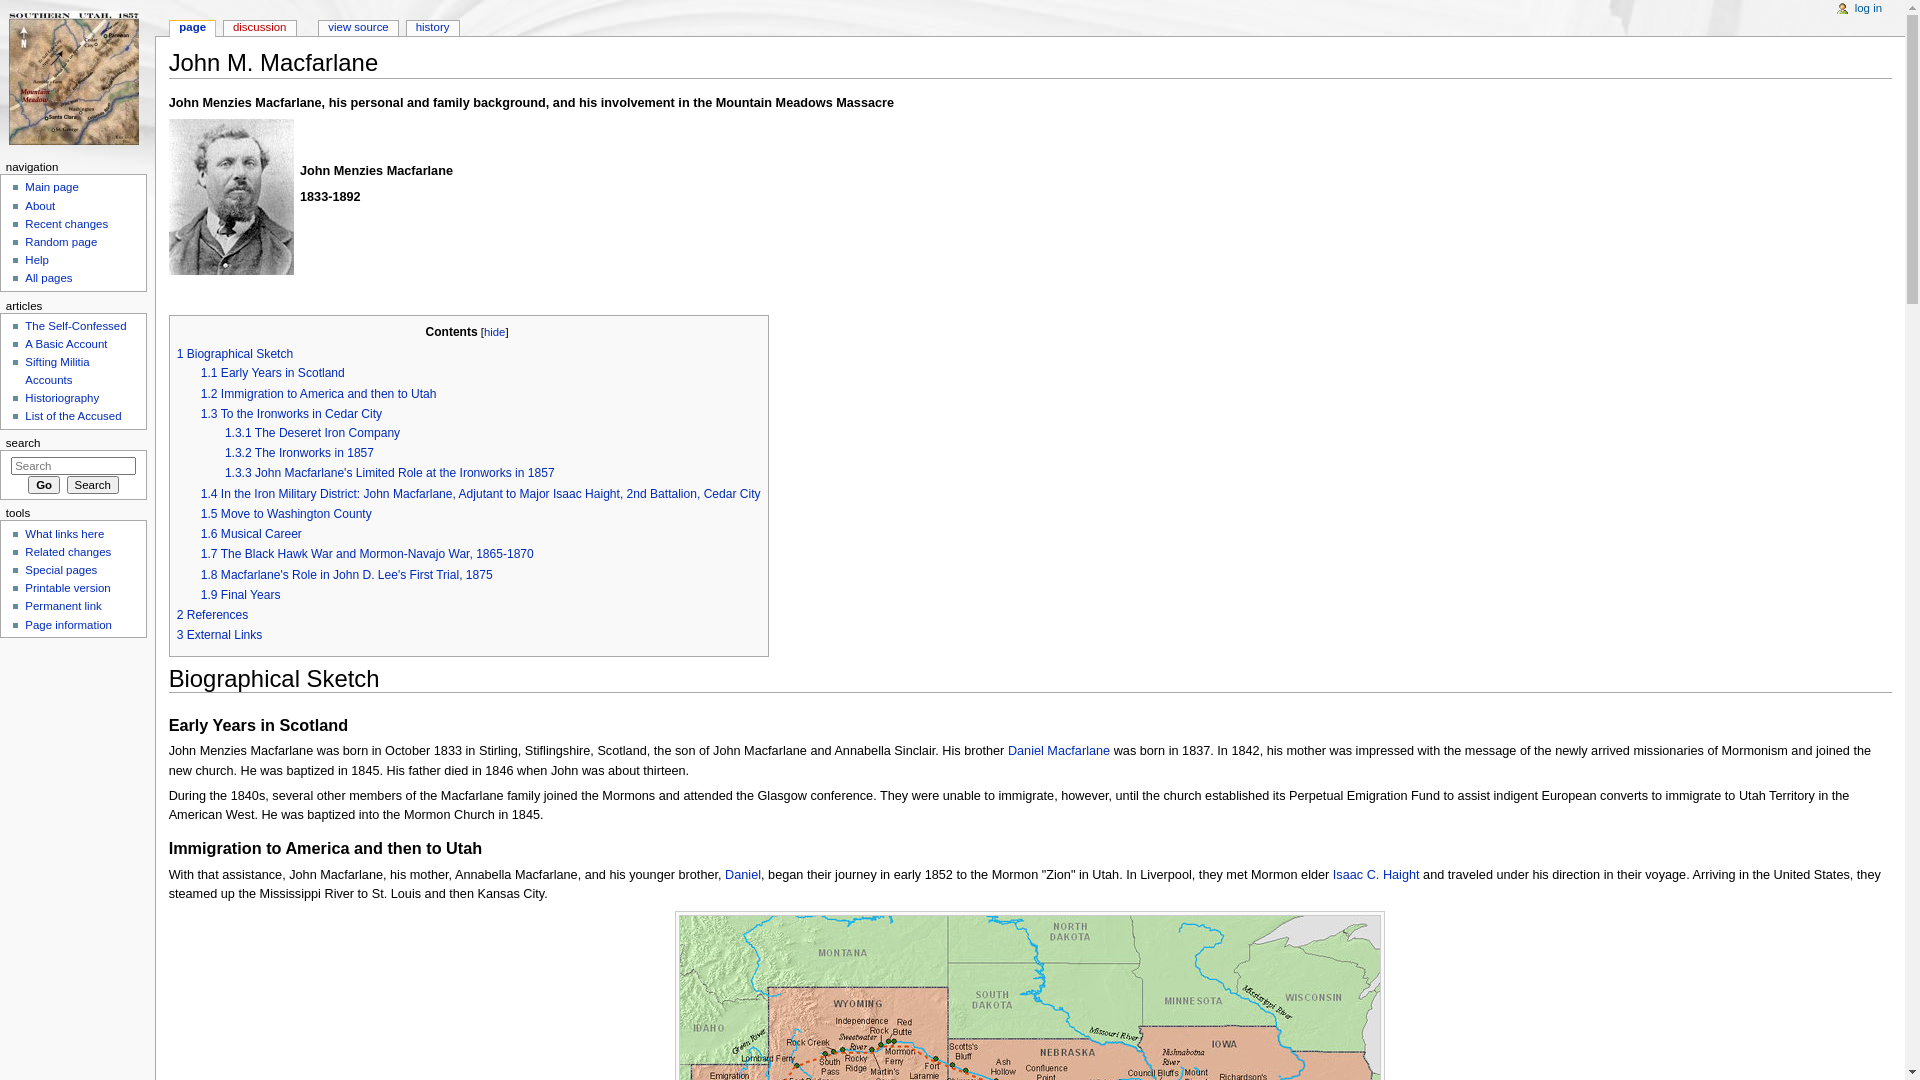 This screenshot has height=1080, width=1920. What do you see at coordinates (67, 485) in the screenshot?
I see `'Search'` at bounding box center [67, 485].